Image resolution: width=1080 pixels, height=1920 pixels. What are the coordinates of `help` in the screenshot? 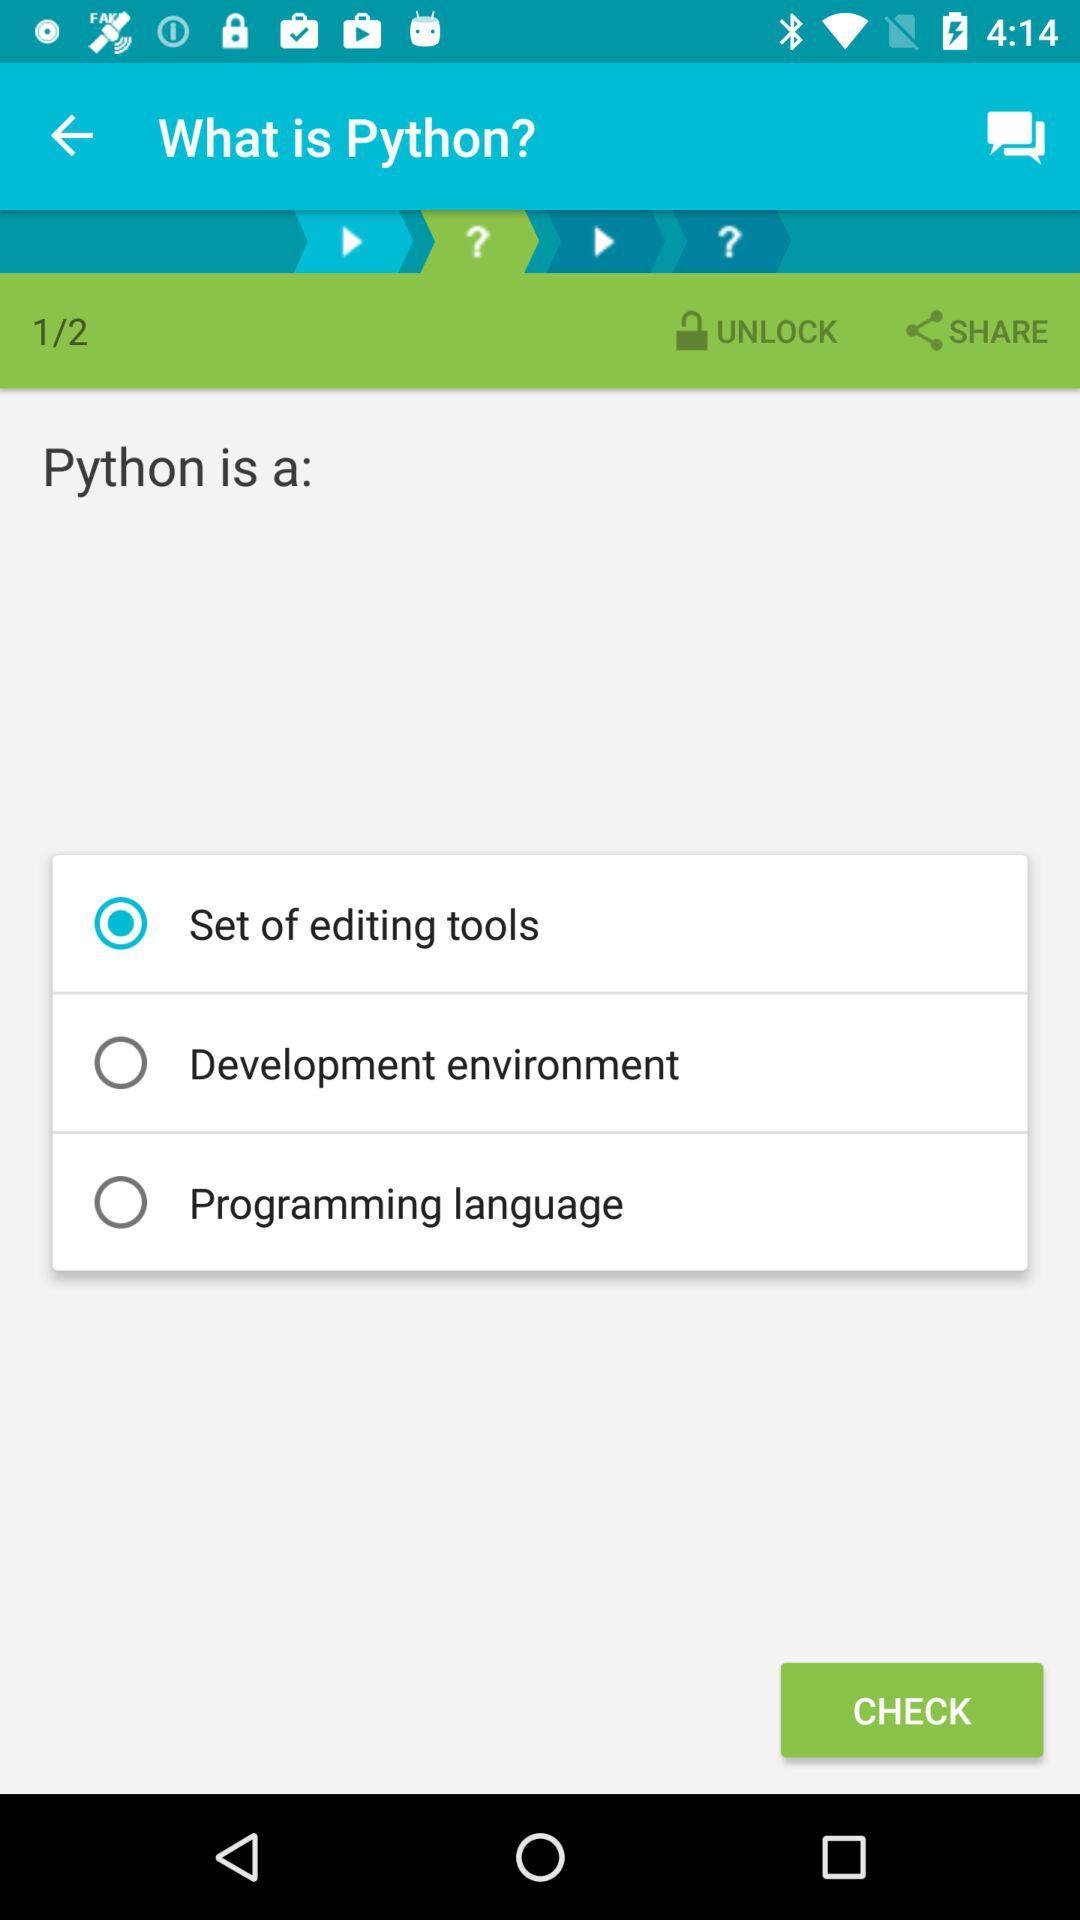 It's located at (729, 240).